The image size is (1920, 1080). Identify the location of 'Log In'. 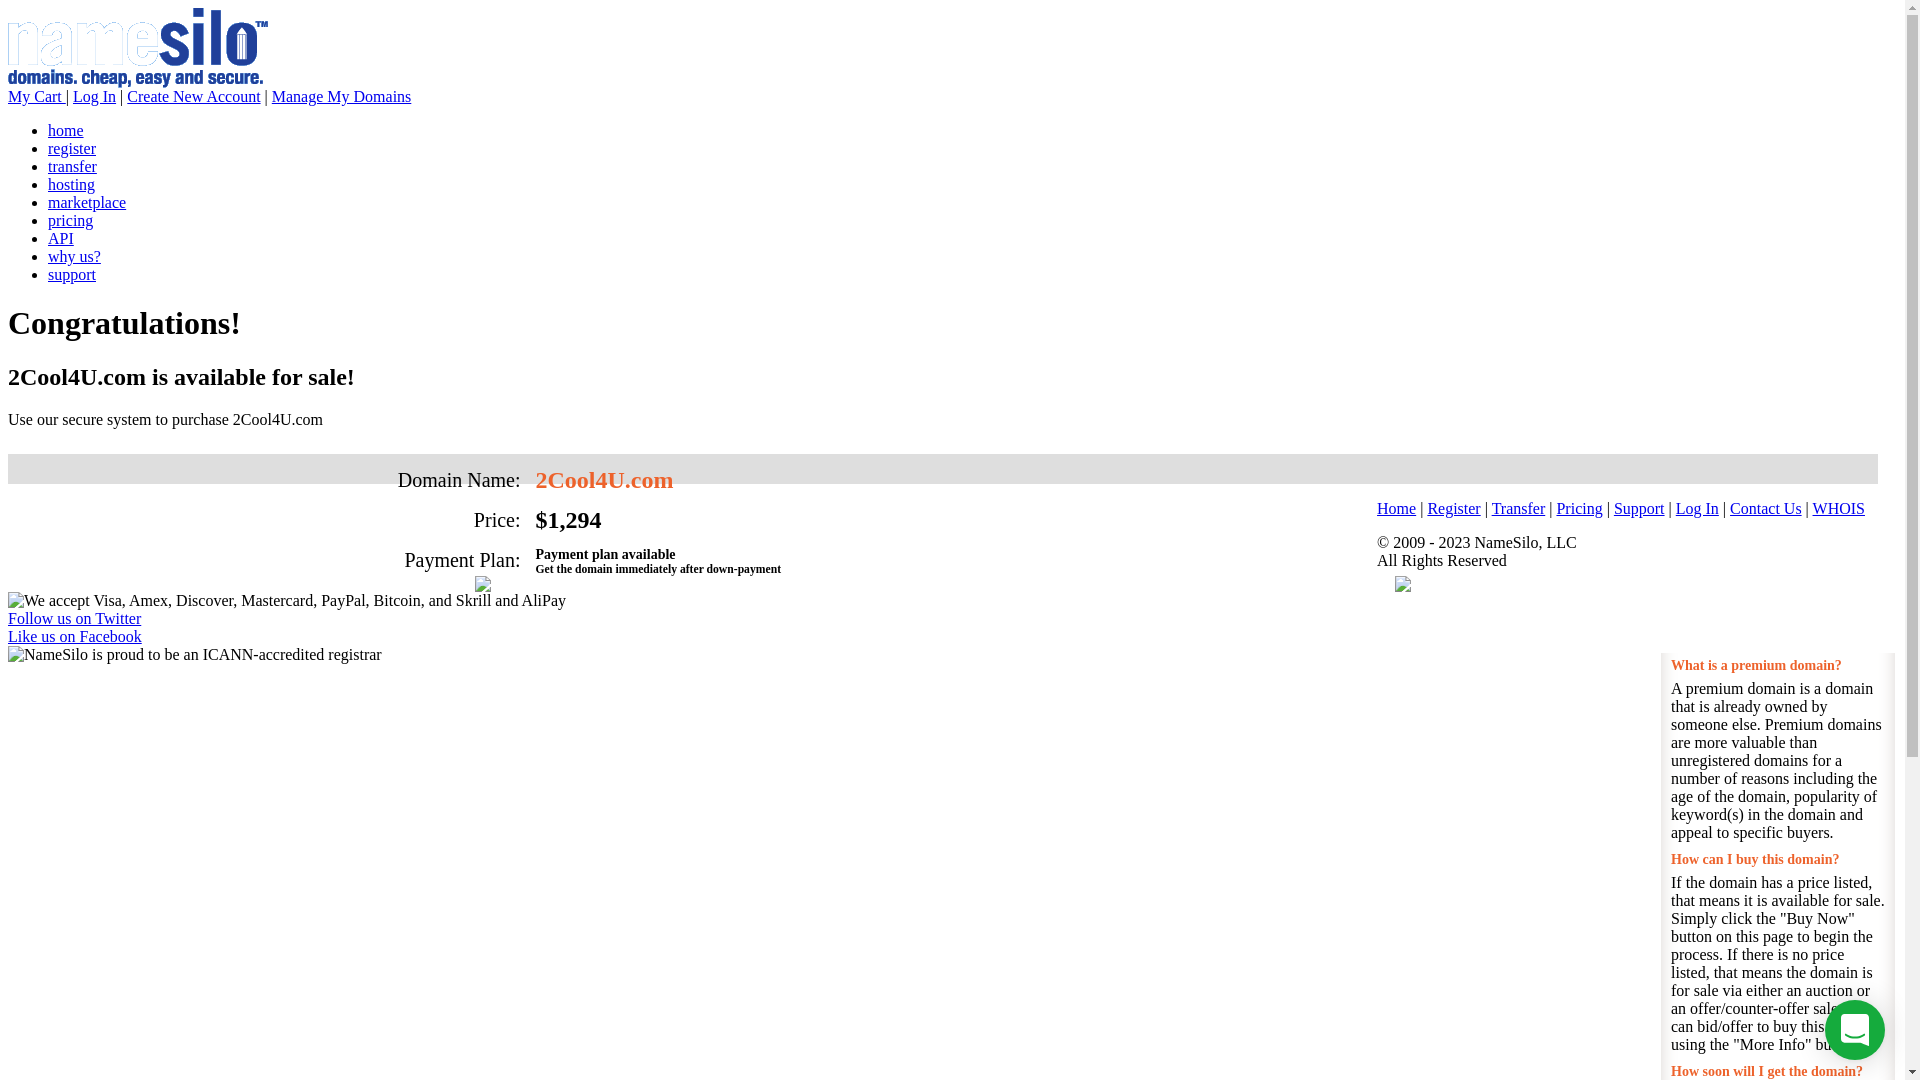
(93, 96).